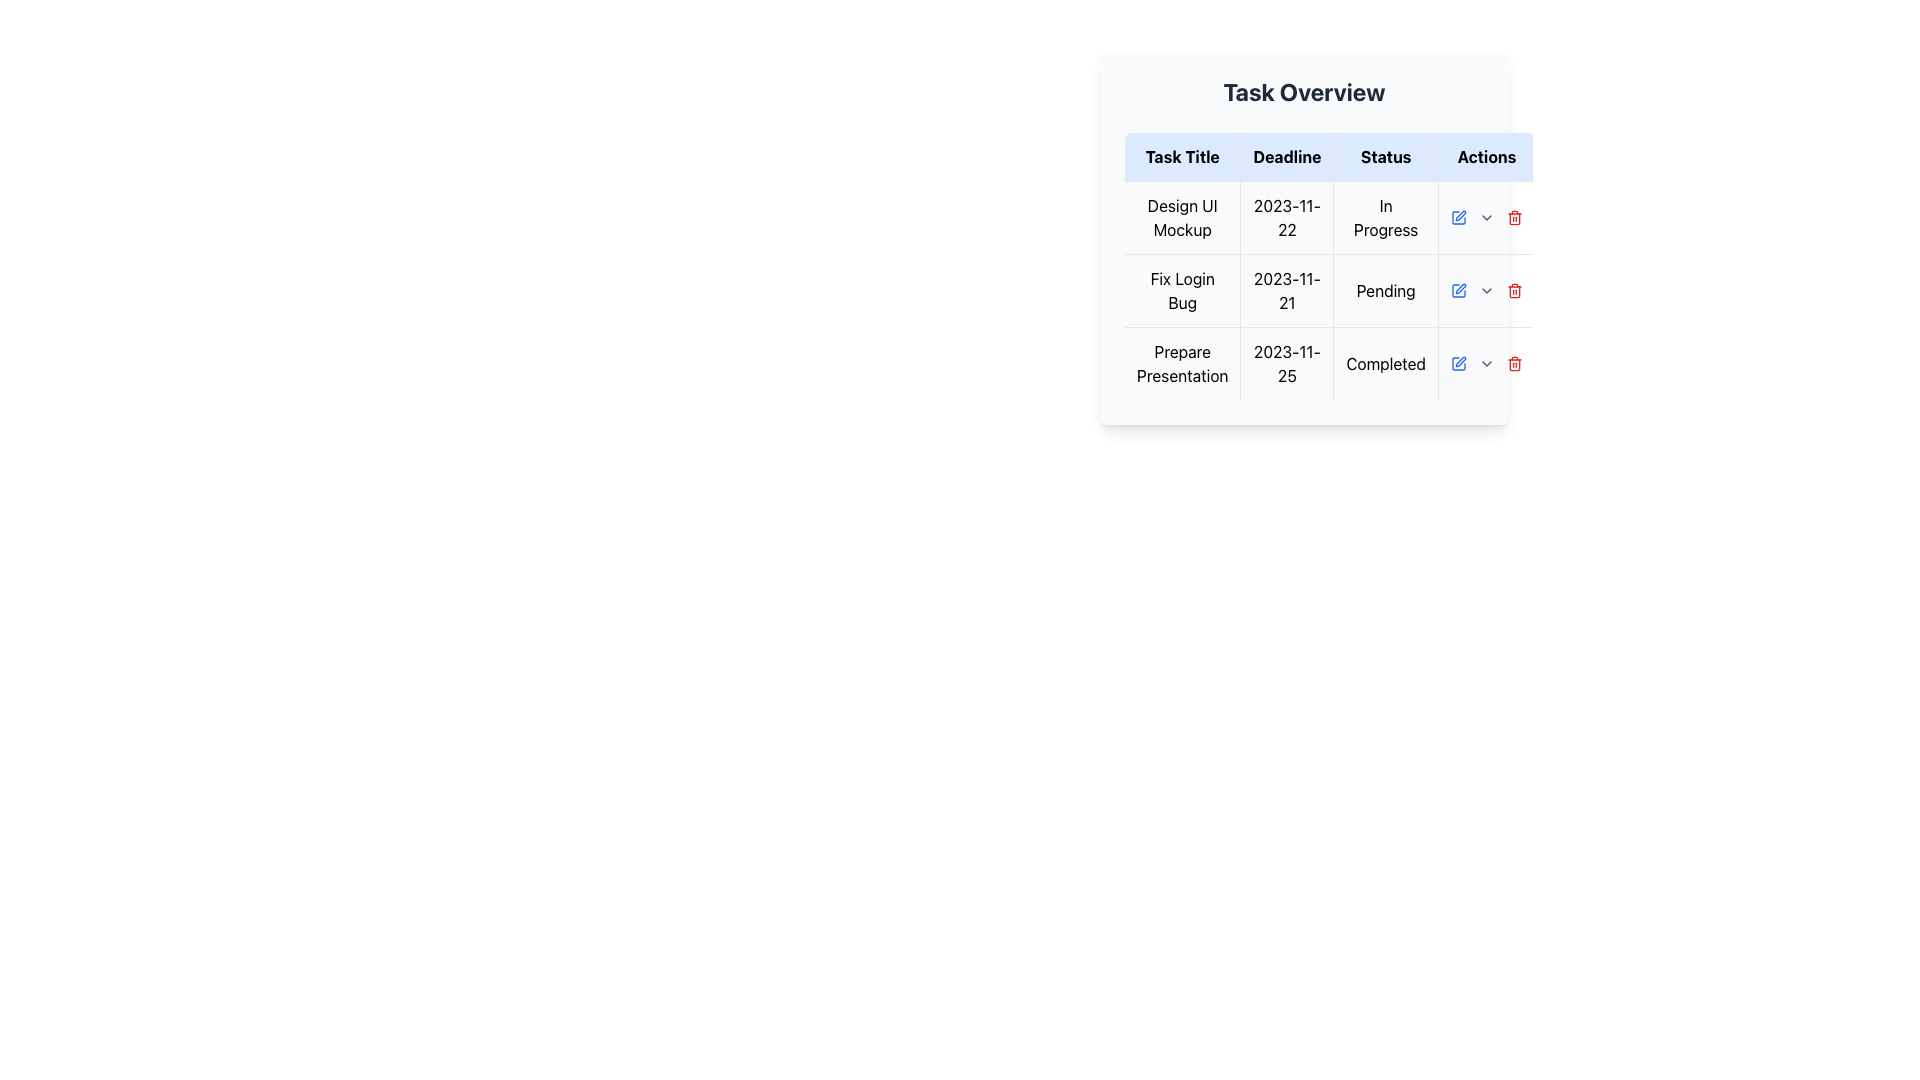 This screenshot has width=1920, height=1080. Describe the element at coordinates (1459, 363) in the screenshot. I see `the blue-bordered square icon with a pen inside, located in the 'Actions' column of the third row labeled 'Prepare Presentation'` at that location.